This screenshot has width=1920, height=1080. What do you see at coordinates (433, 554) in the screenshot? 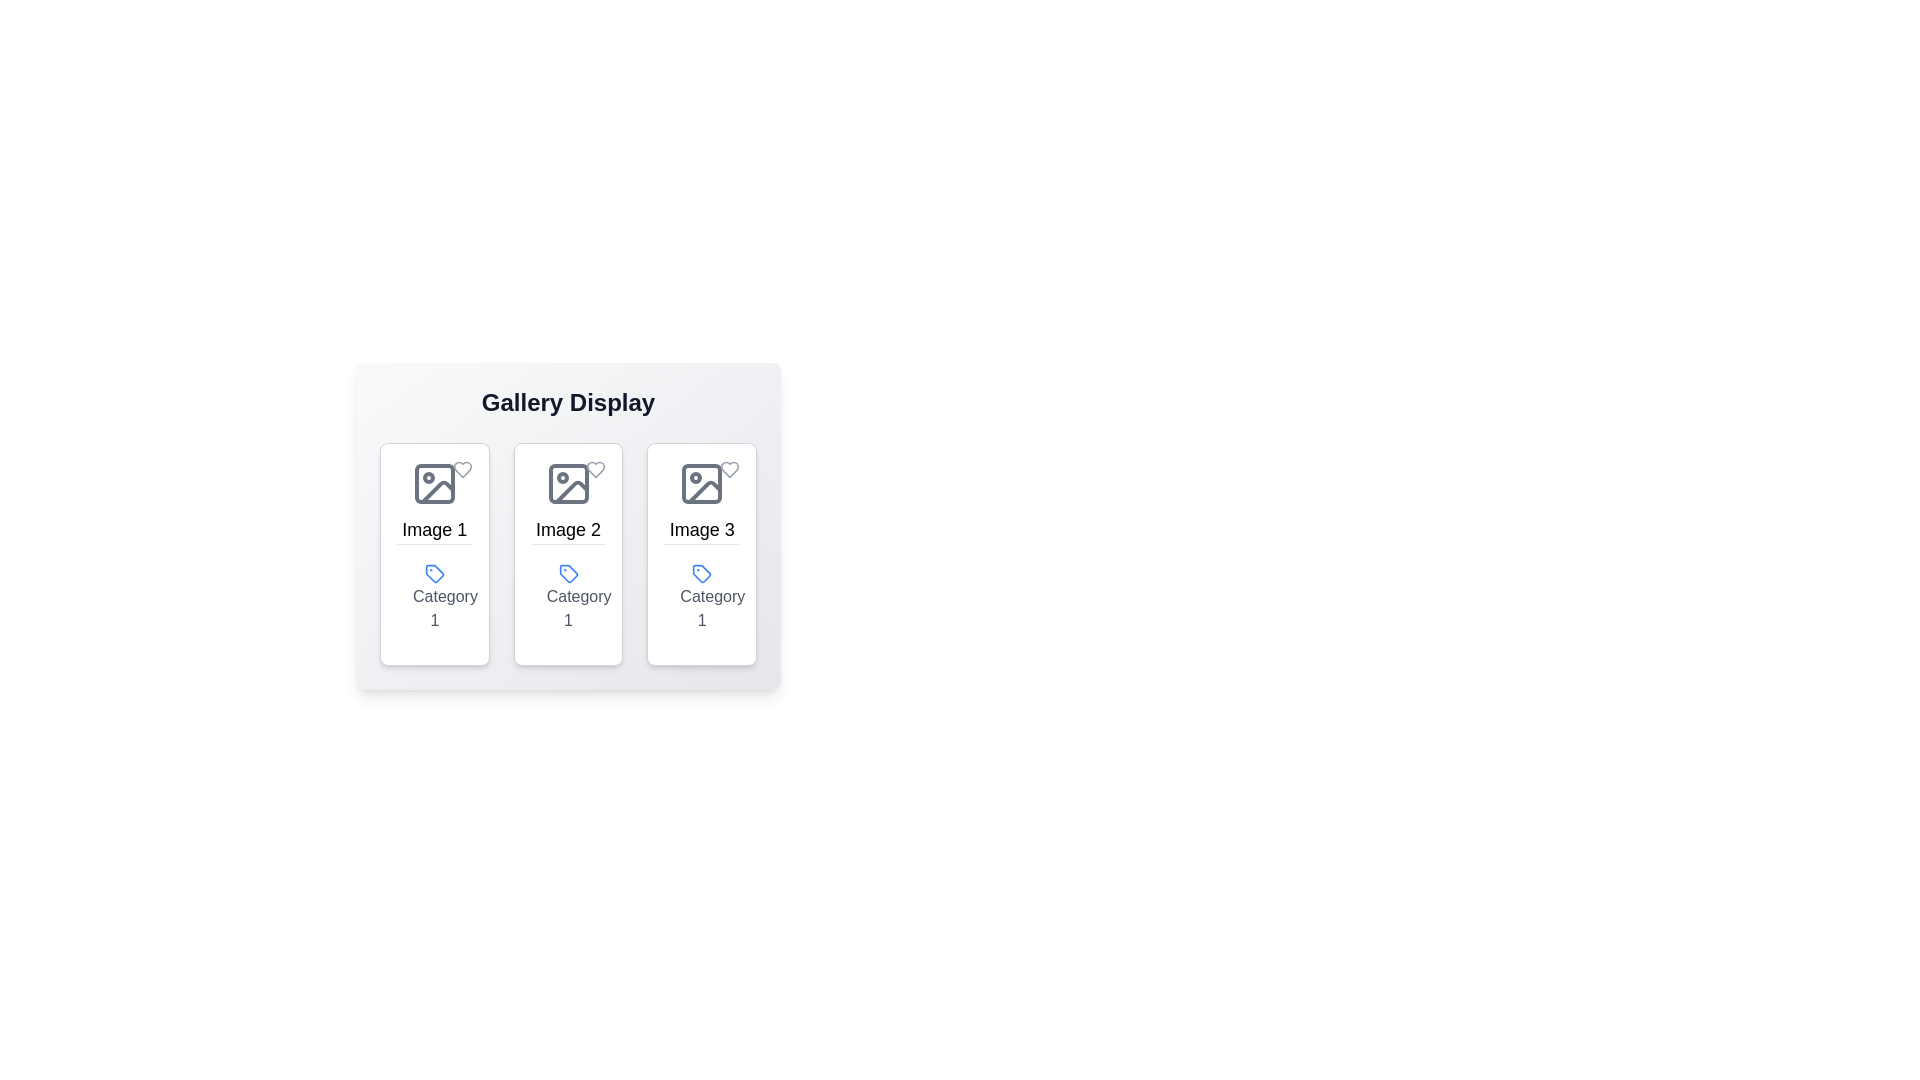
I see `the display card labeled 'Image 1' in 'Category 1', which is the first card from the left in a horizontal list of three similar cards` at bounding box center [433, 554].